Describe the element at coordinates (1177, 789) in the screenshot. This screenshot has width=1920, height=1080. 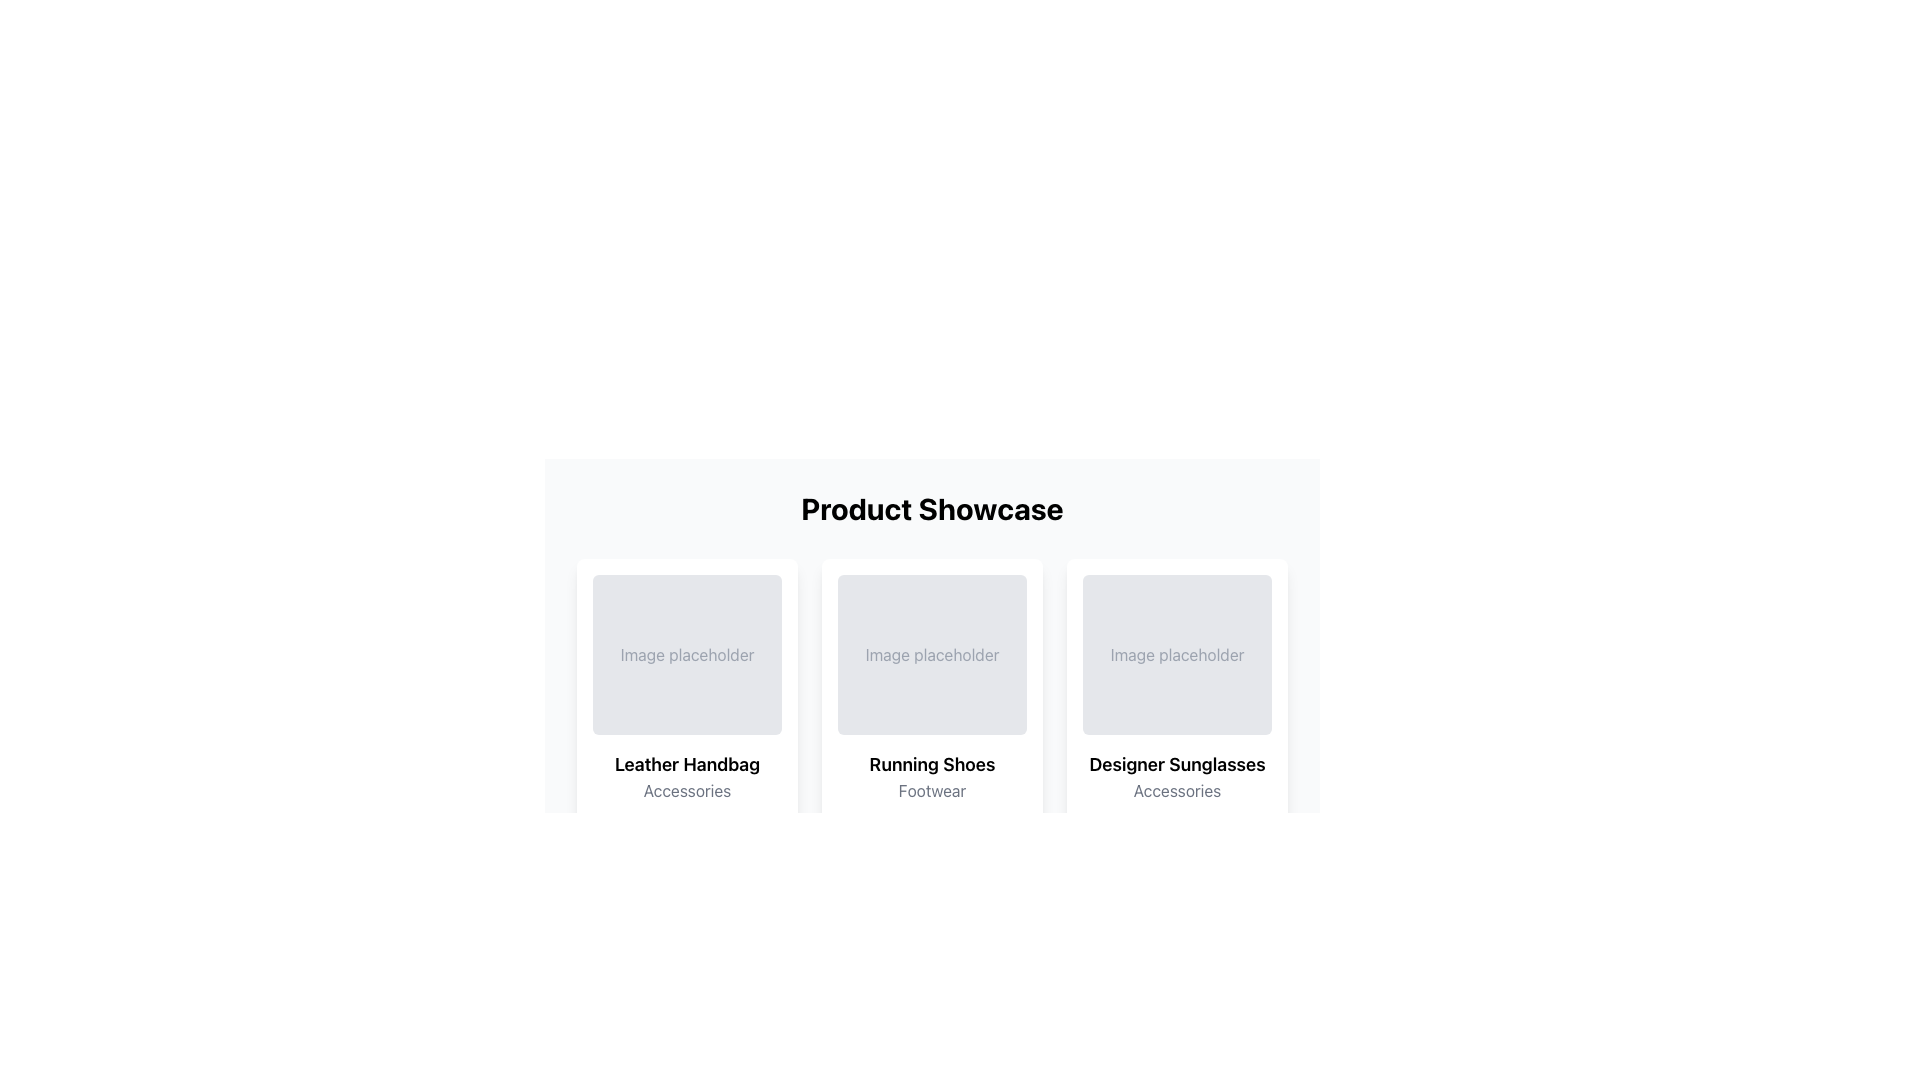
I see `the category label text element located beneath the 'Designer Sunglasses' title in the third column of the product card within the 'Product Showcase' section` at that location.